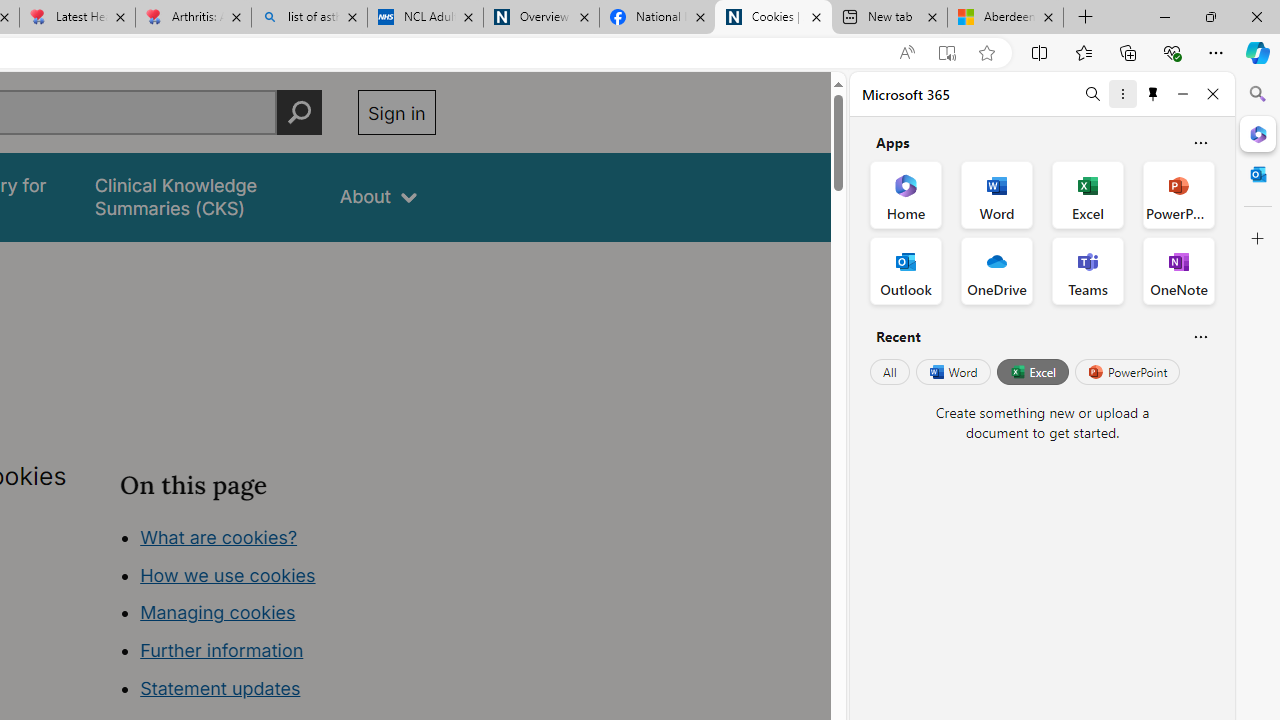 This screenshot has width=1280, height=720. I want to click on 'false', so click(199, 197).